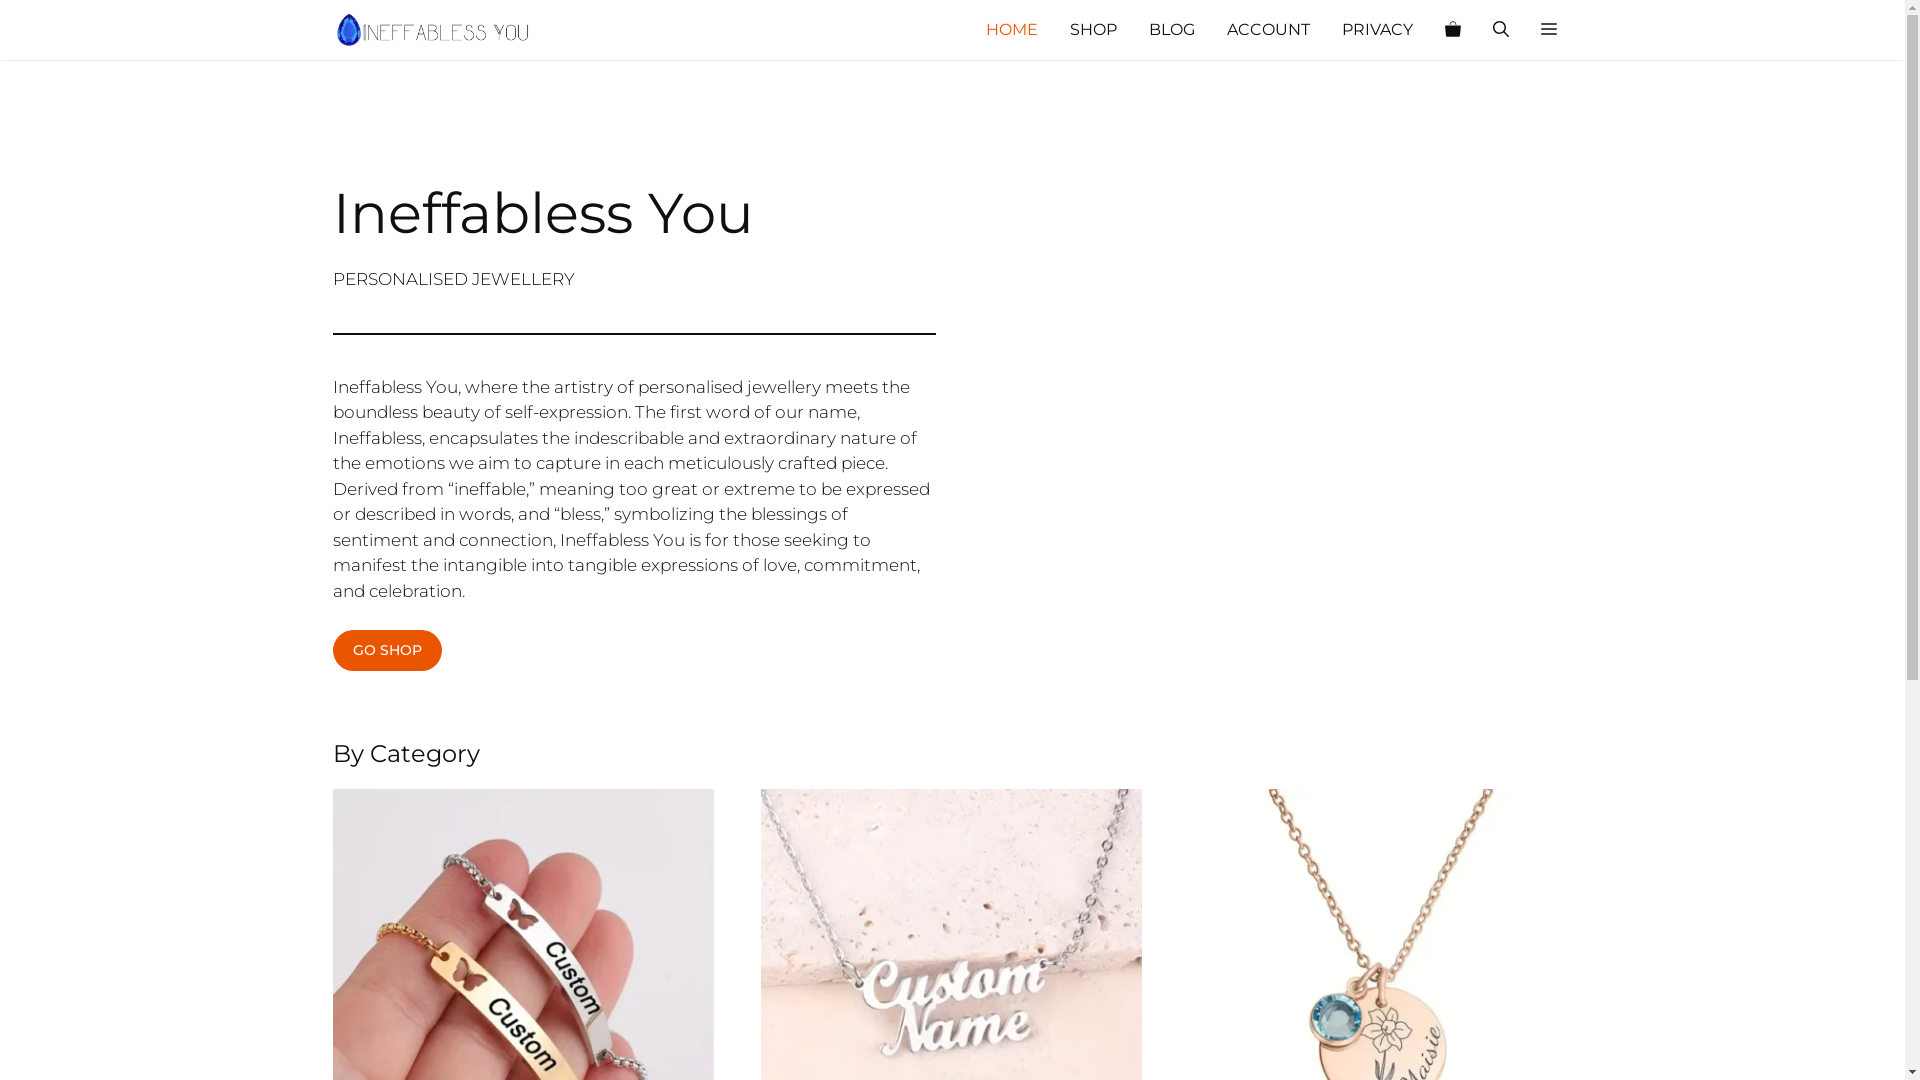 Image resolution: width=1920 pixels, height=1080 pixels. What do you see at coordinates (1012, 30) in the screenshot?
I see `'HOME'` at bounding box center [1012, 30].